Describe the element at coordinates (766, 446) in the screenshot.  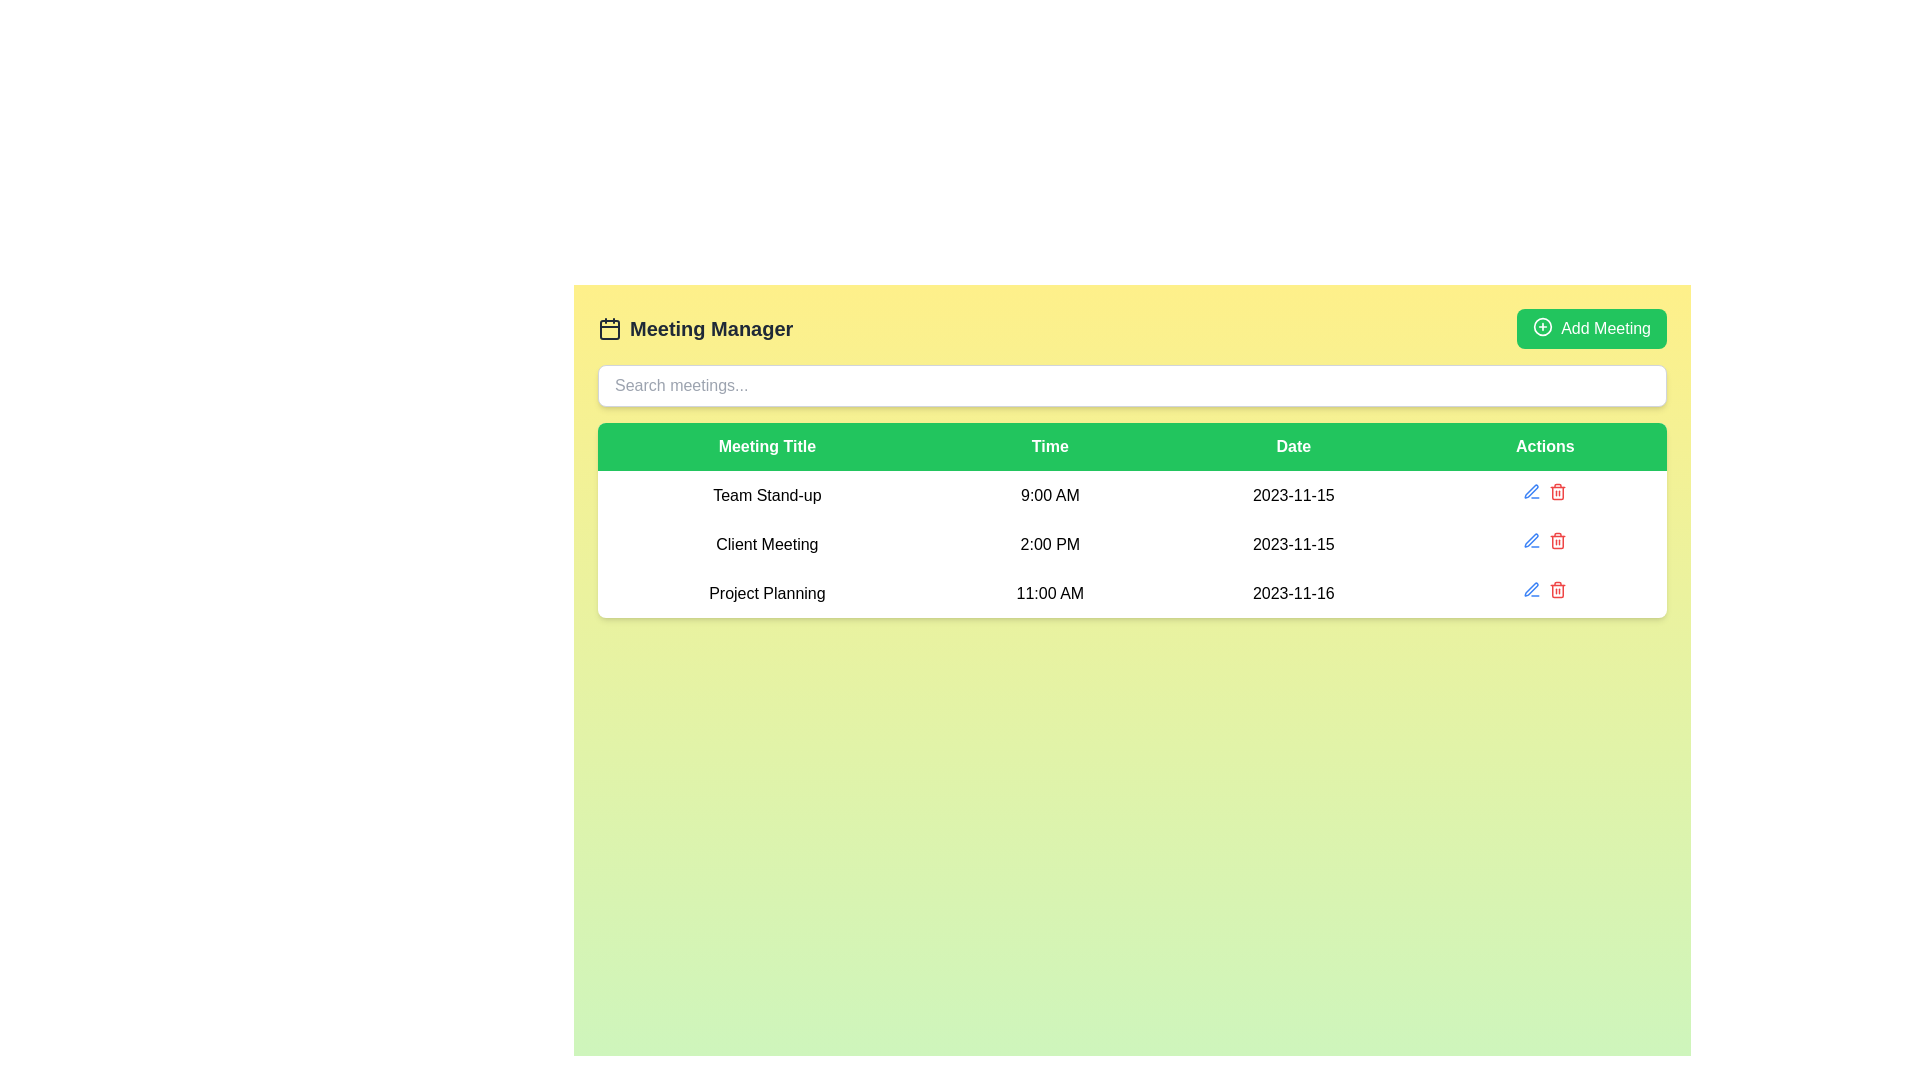
I see `the first column header of the table that indicates meeting titles, located at the top of the table's body` at that location.